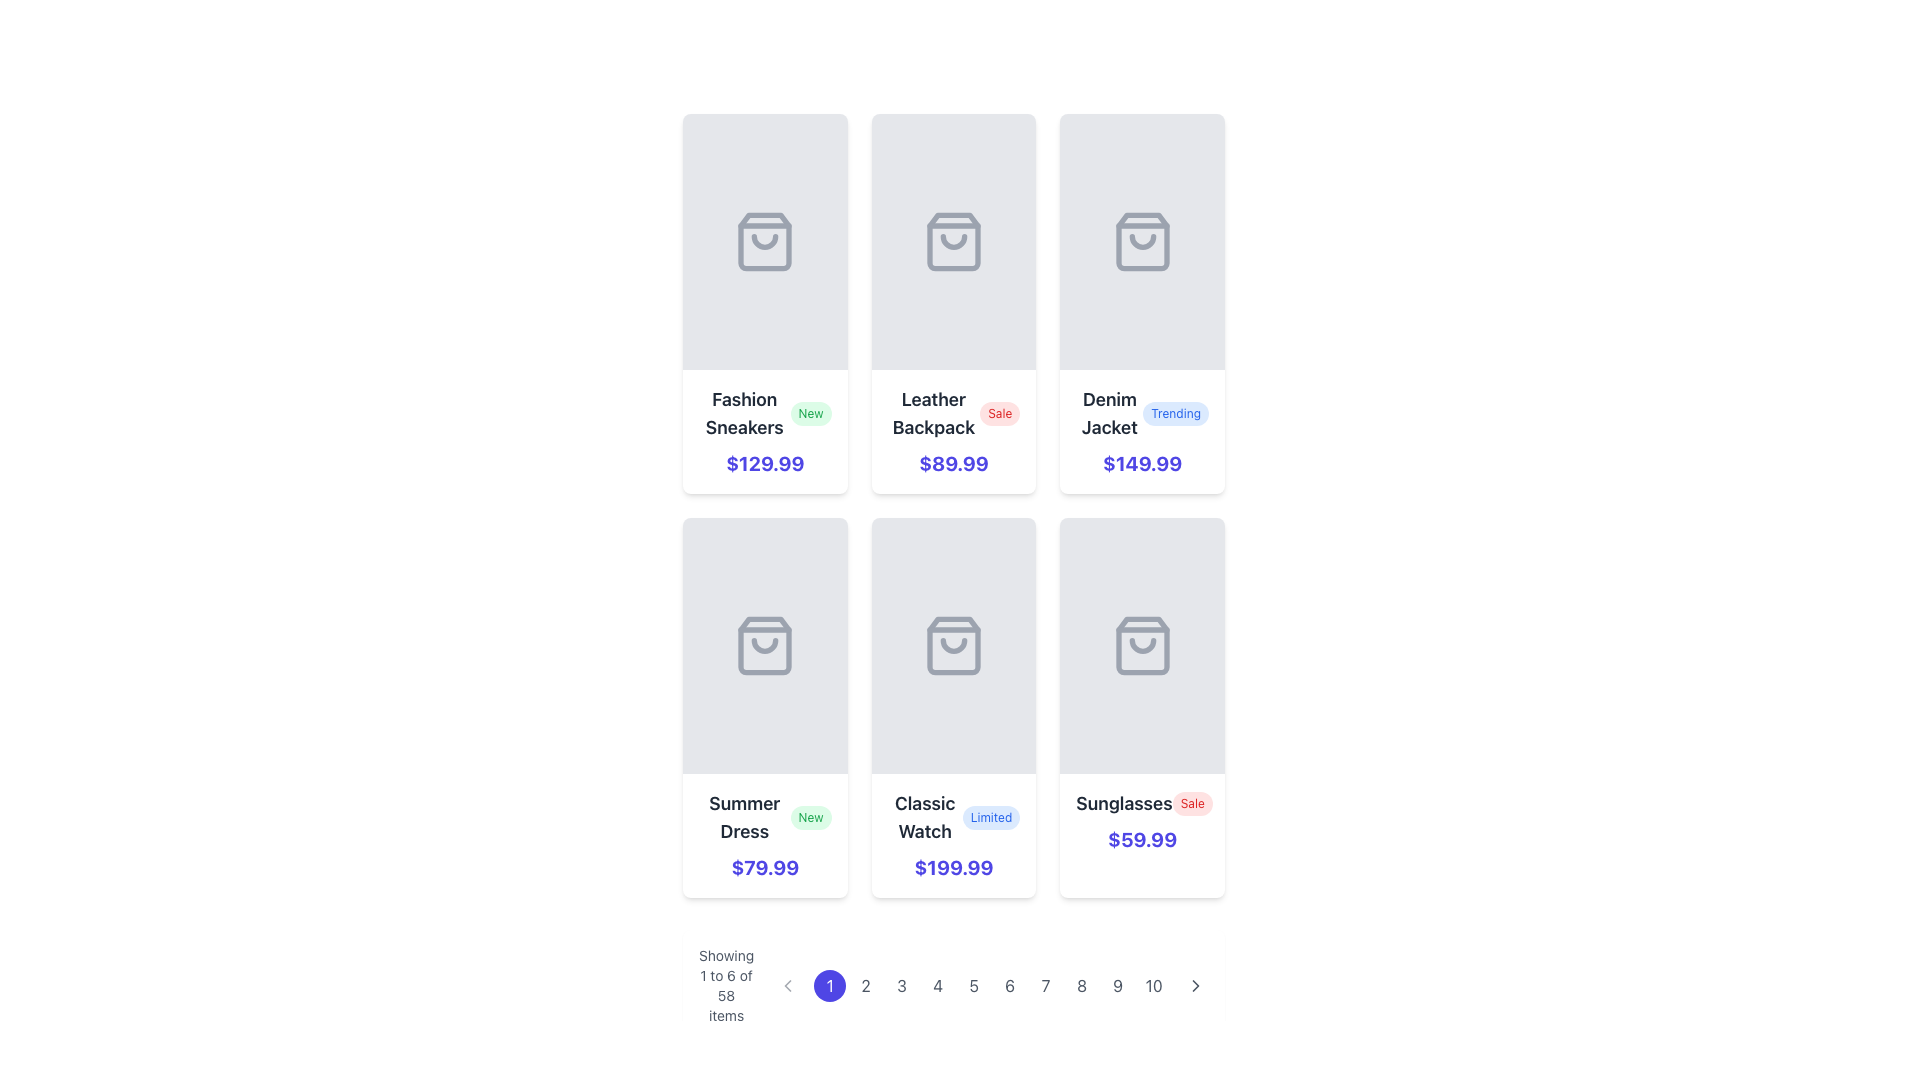 This screenshot has width=1920, height=1080. What do you see at coordinates (901, 985) in the screenshot?
I see `the third pagination button located at the bottom center of the interface` at bounding box center [901, 985].